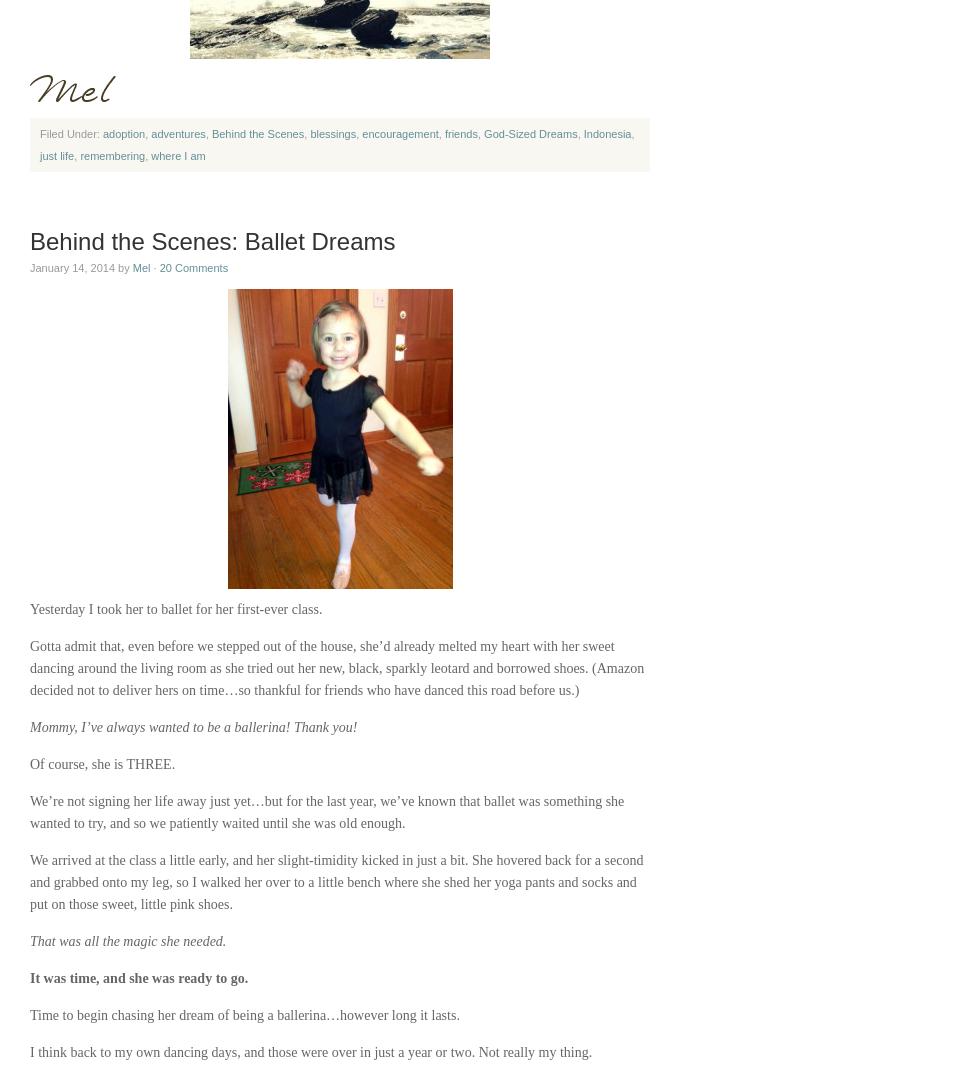 The width and height of the screenshot is (965, 1073). Describe the element at coordinates (243, 1015) in the screenshot. I see `'Time to begin chasing her dream of being a ballerina…however long it lasts.'` at that location.